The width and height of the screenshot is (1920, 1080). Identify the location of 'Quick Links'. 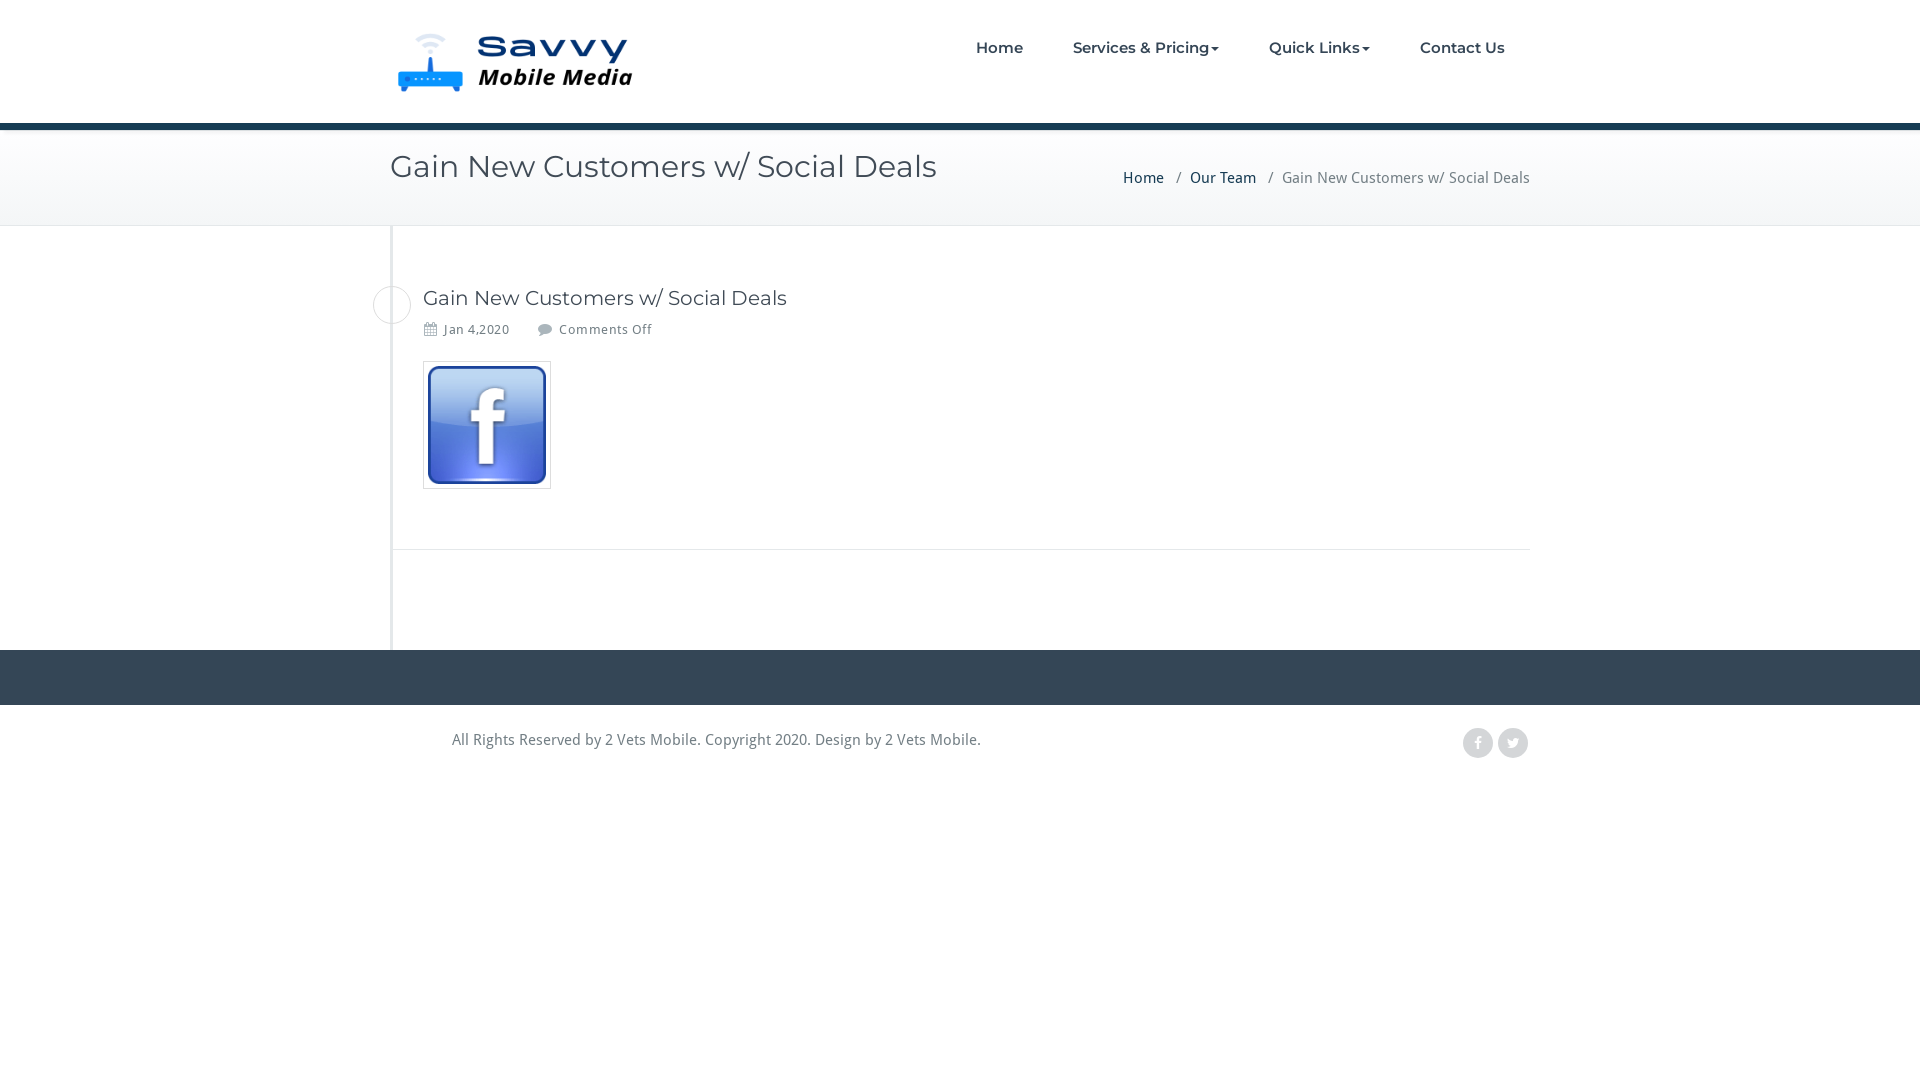
(1319, 46).